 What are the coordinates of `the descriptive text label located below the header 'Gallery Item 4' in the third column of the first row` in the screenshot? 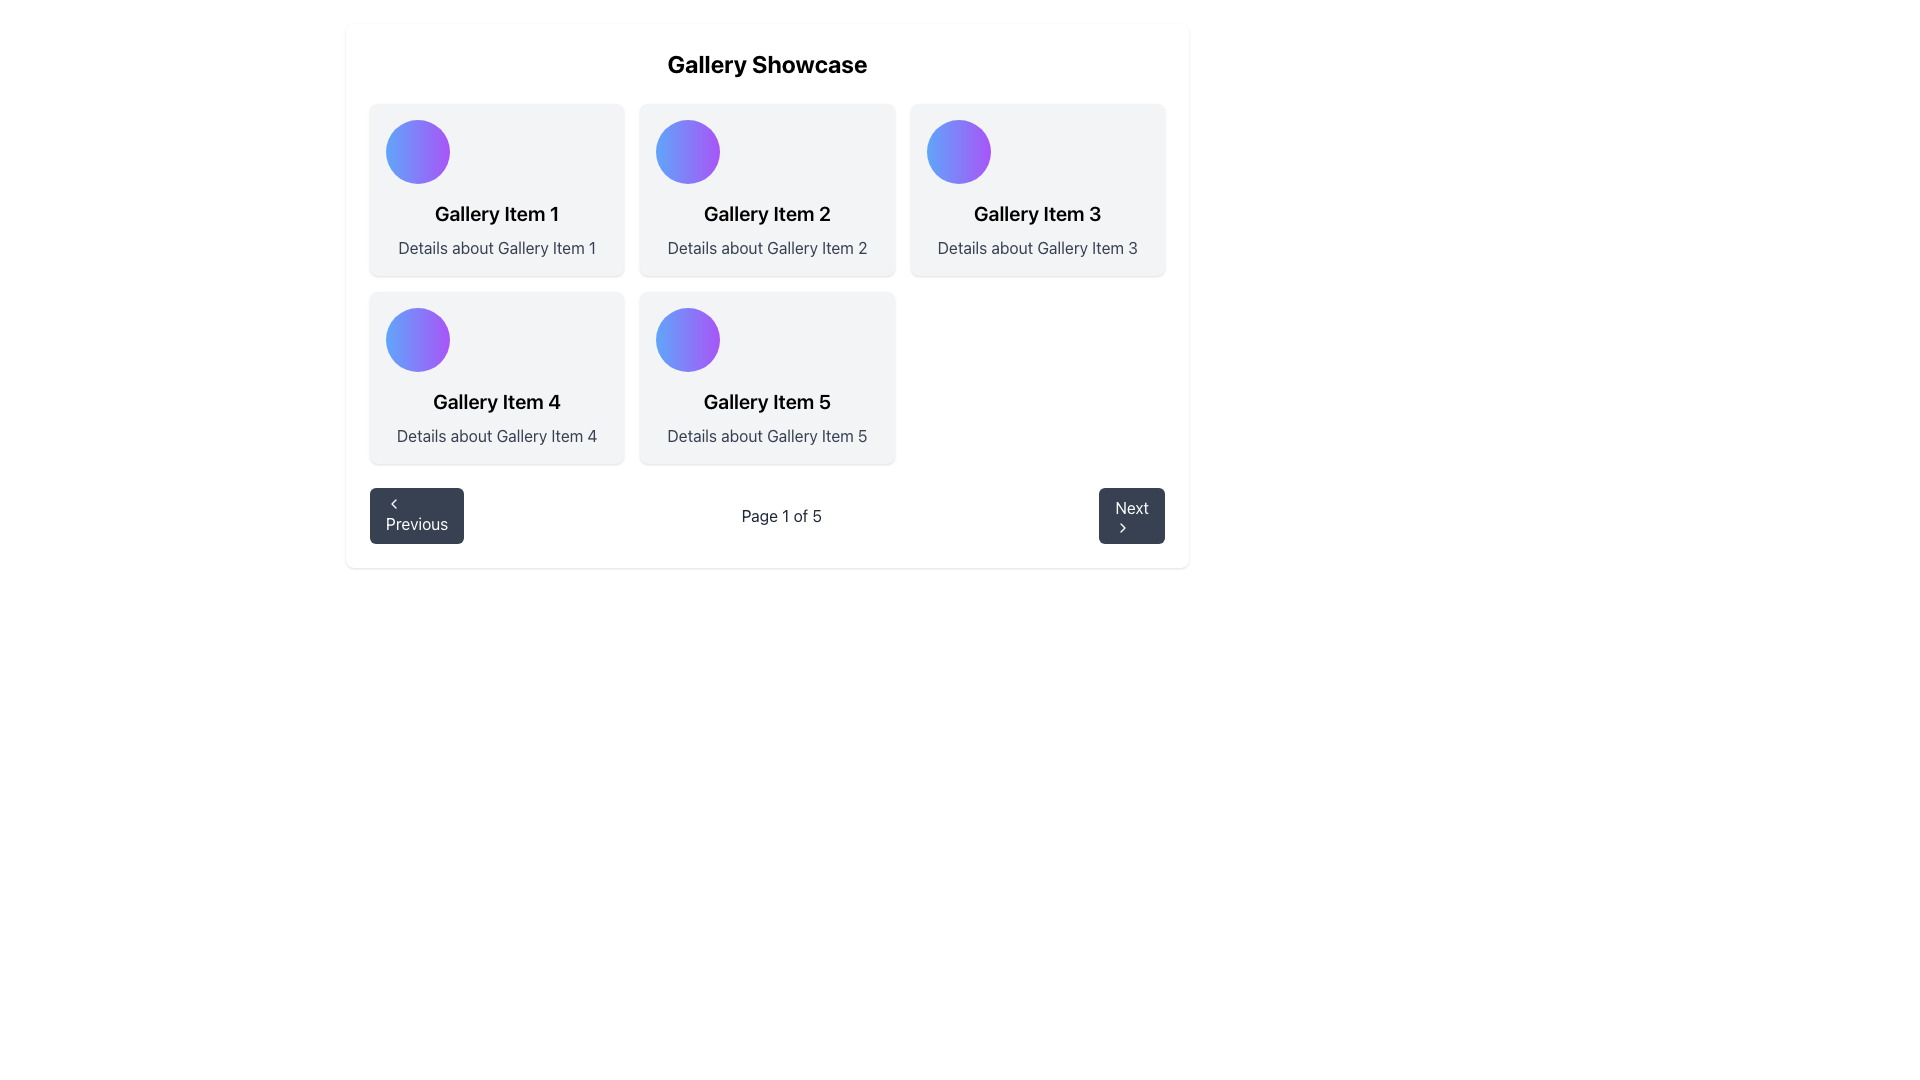 It's located at (497, 434).